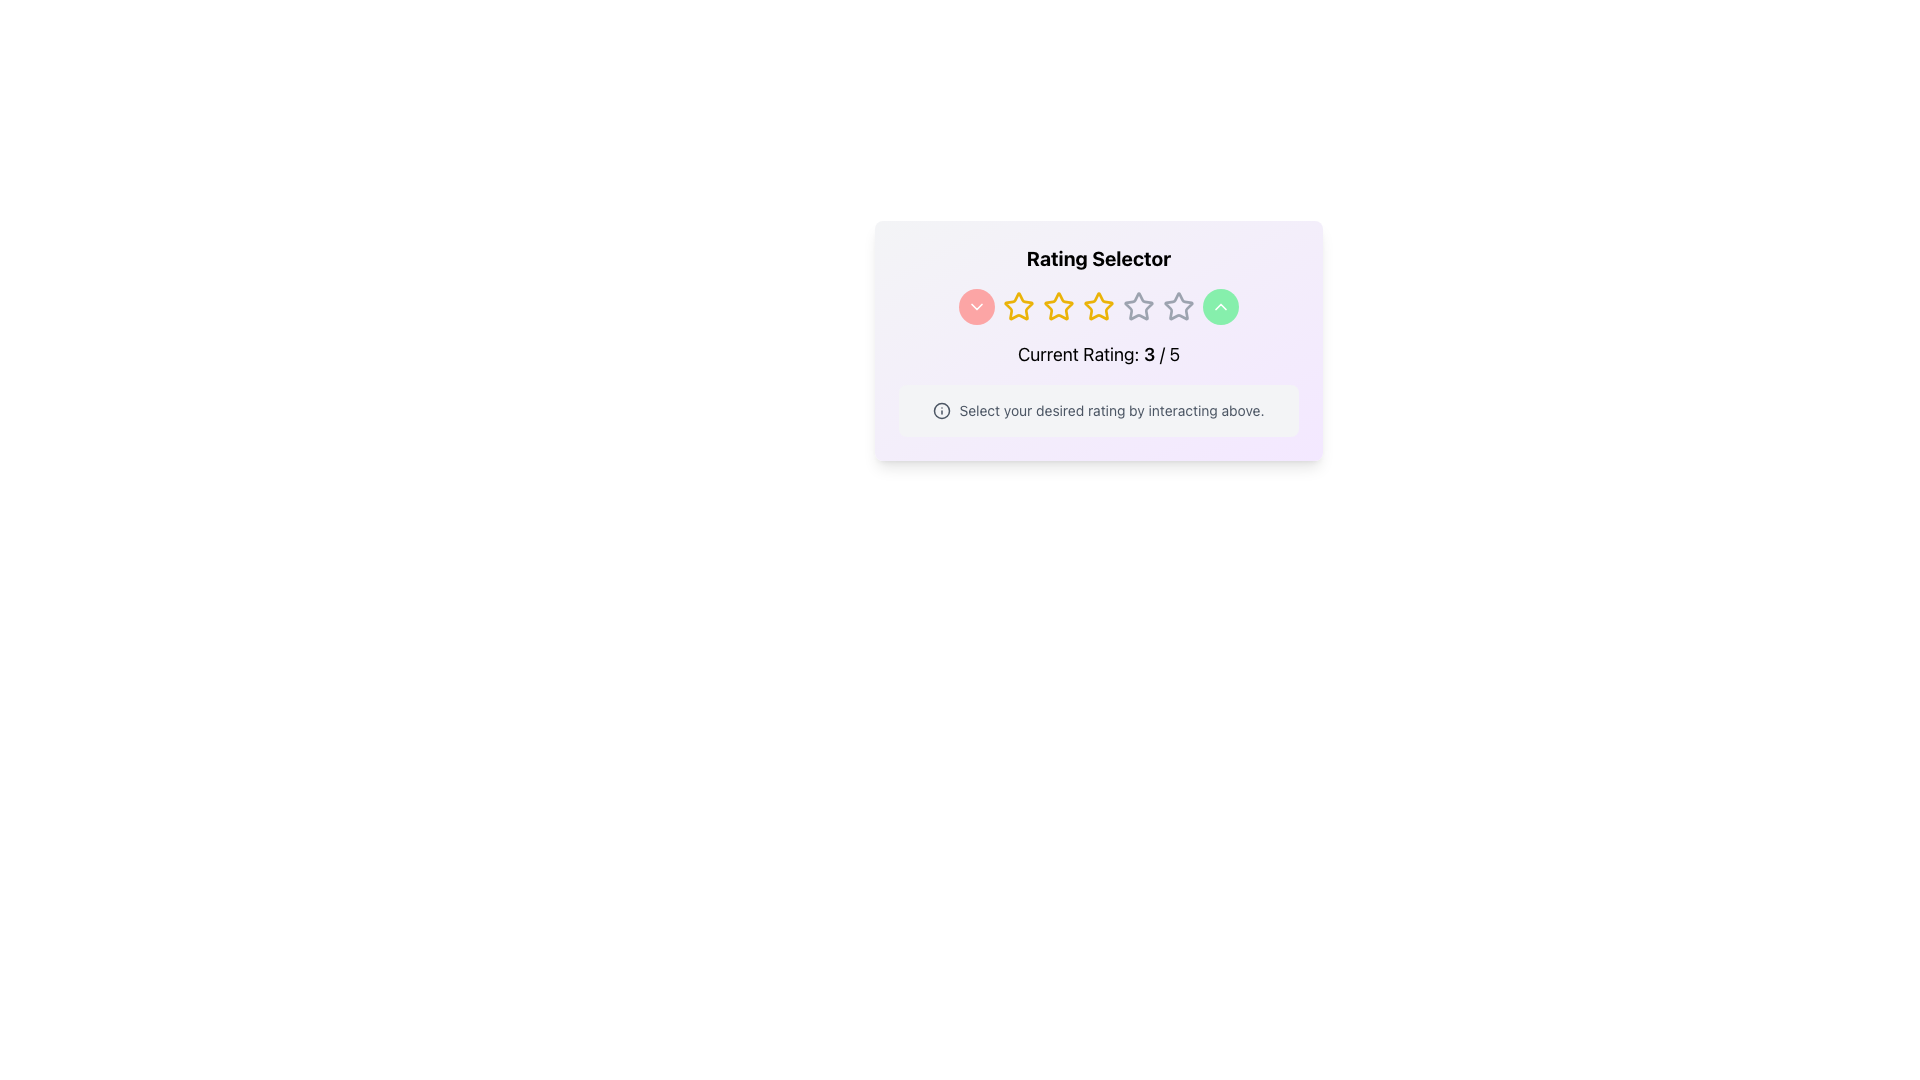 This screenshot has width=1920, height=1080. I want to click on the fourth star-shaped icon in a horizontally-aligned group of five stars, which represents a rating component and is outlined in gray, so click(1138, 307).